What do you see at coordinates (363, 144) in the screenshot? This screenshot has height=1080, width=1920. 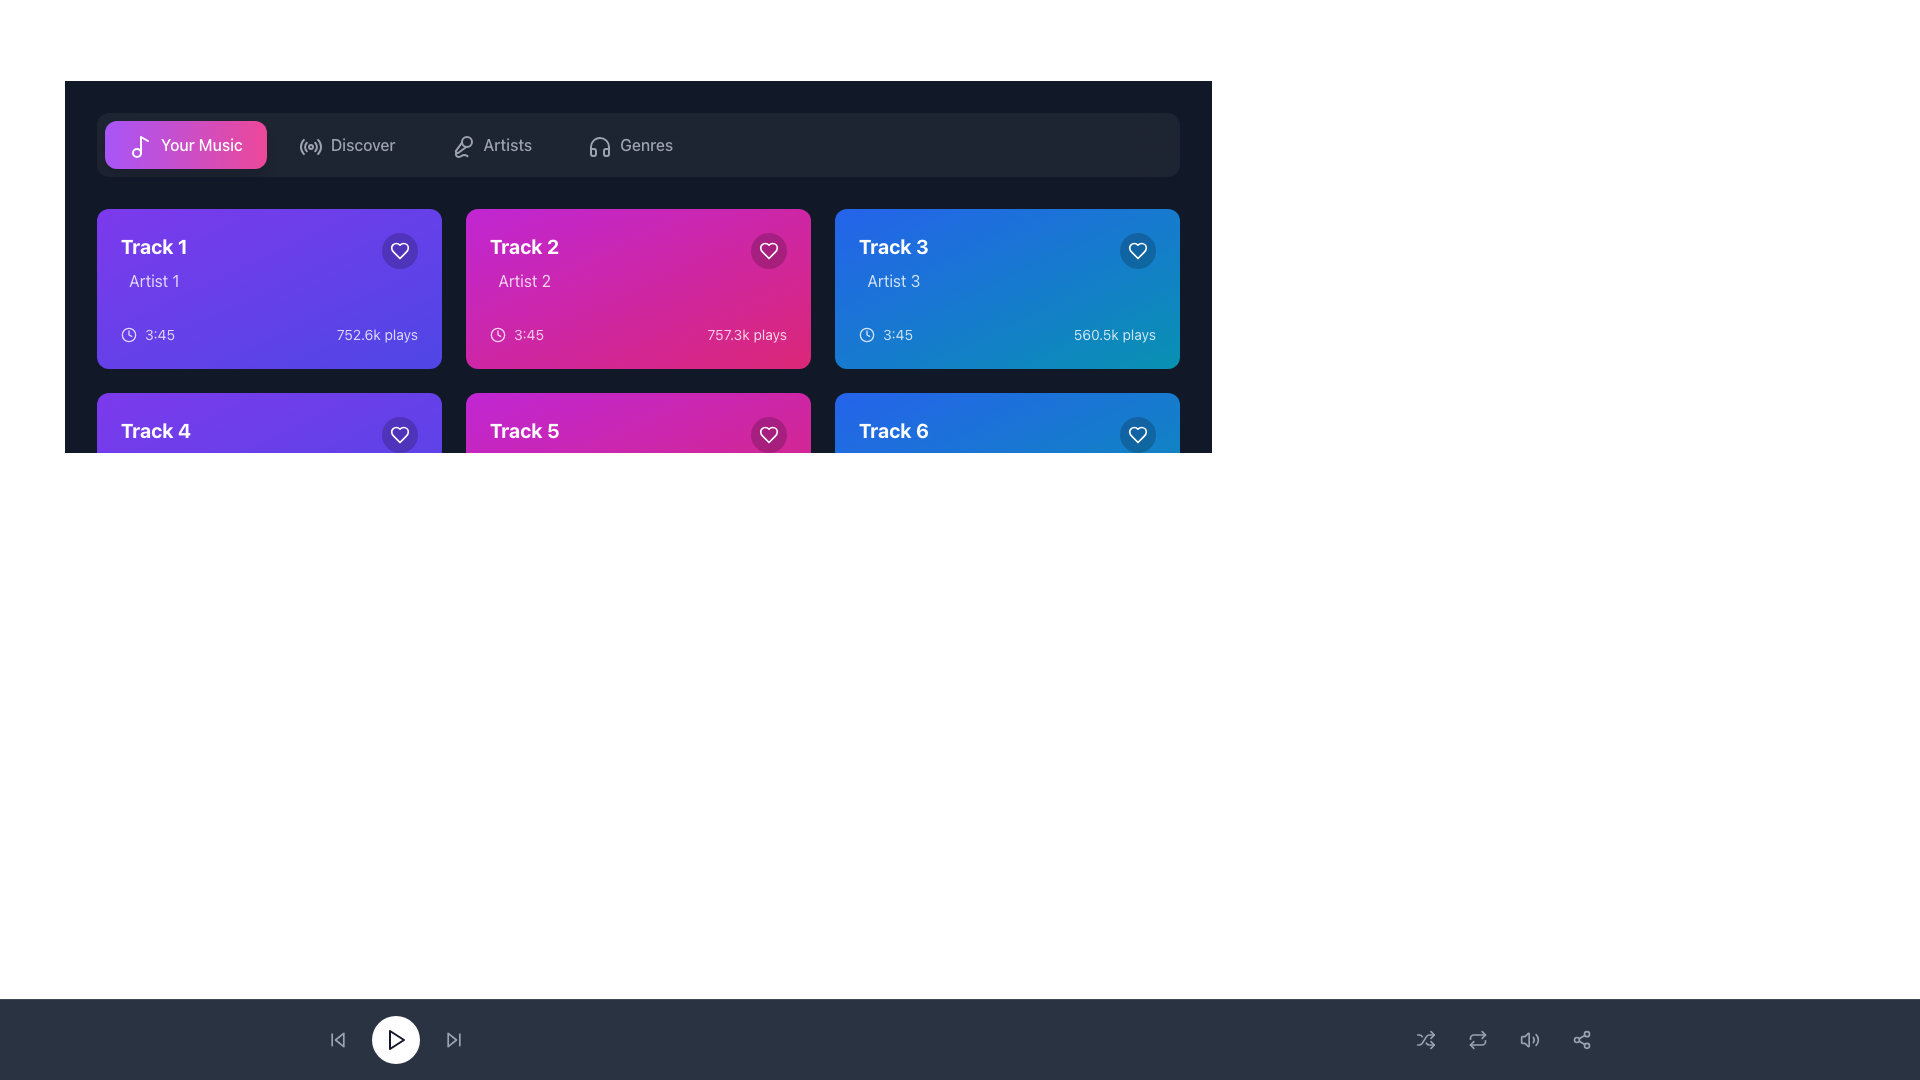 I see `the 'Discover' navigation link located in the top navigation bar` at bounding box center [363, 144].